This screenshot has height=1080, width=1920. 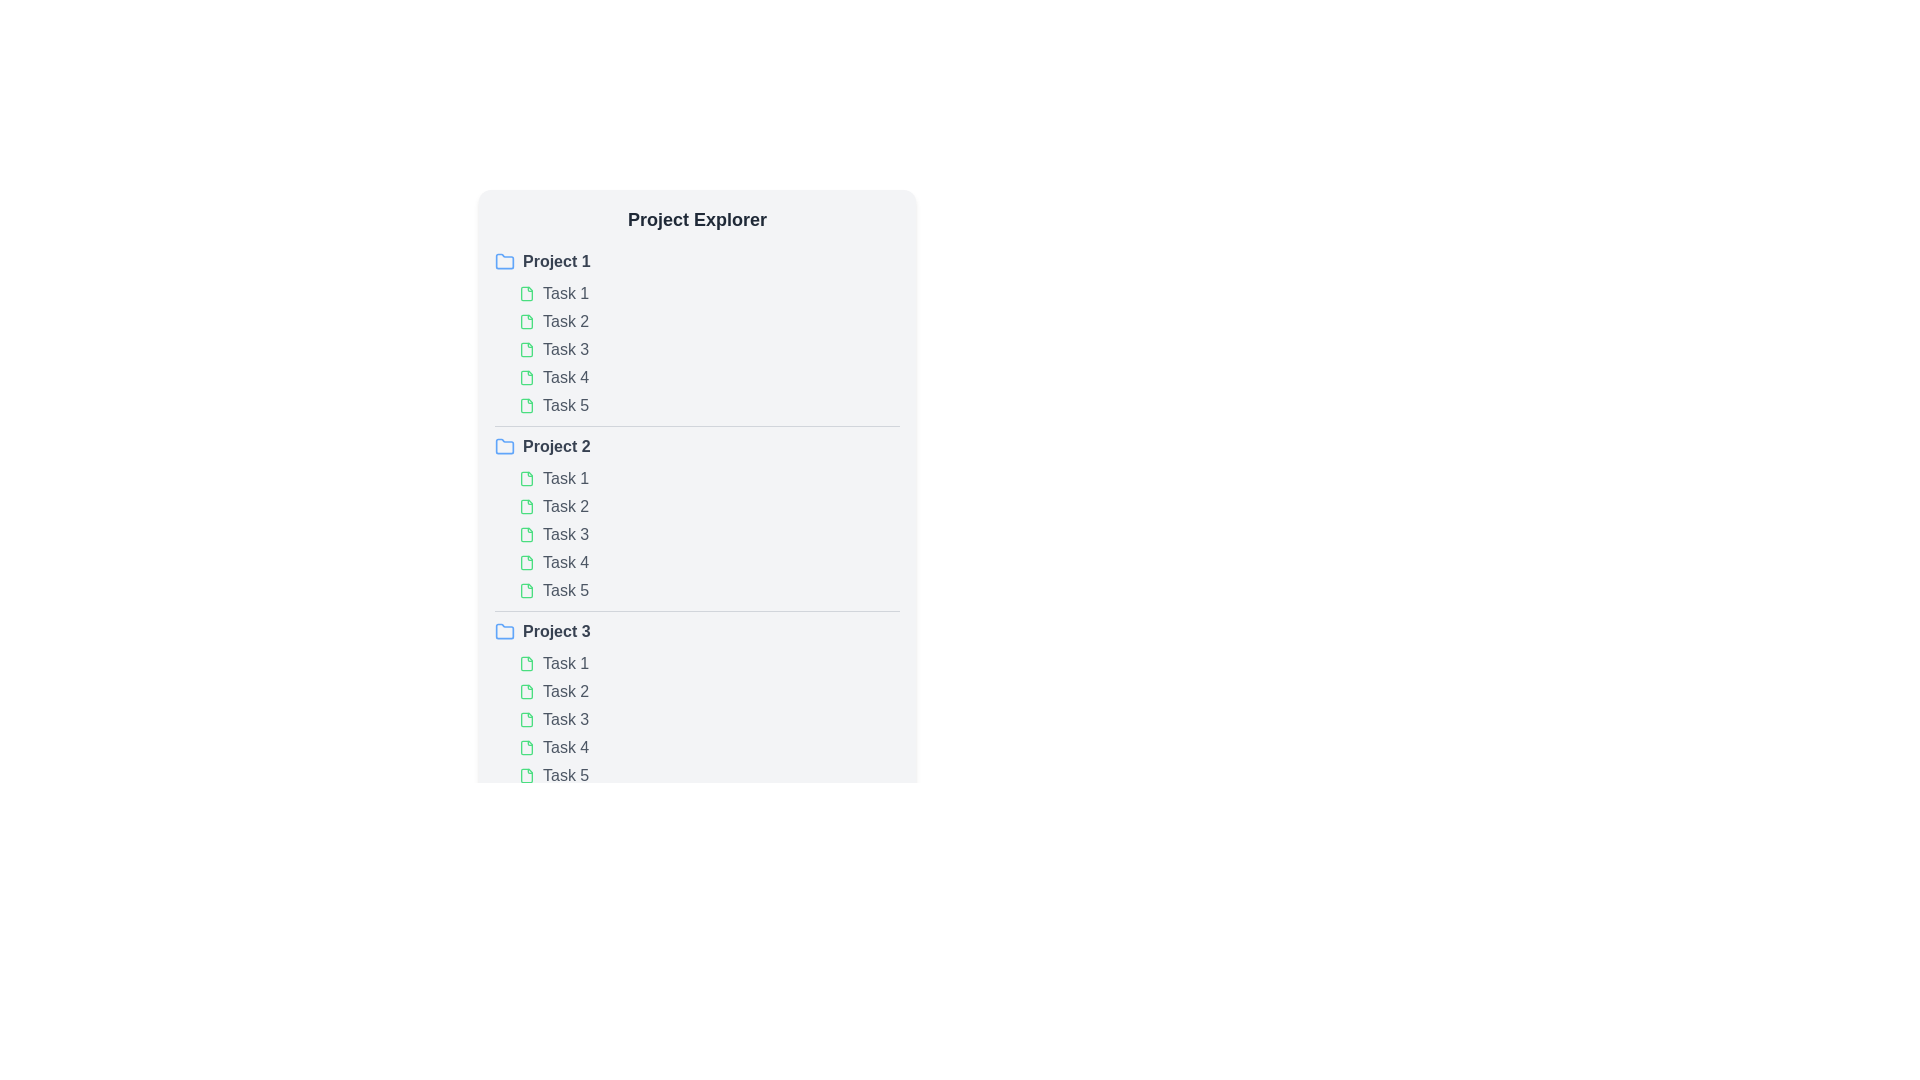 I want to click on the text label for 'Project 1', which is located to the right of the blue folder icon in the 'Project Explorer' section, so click(x=556, y=261).